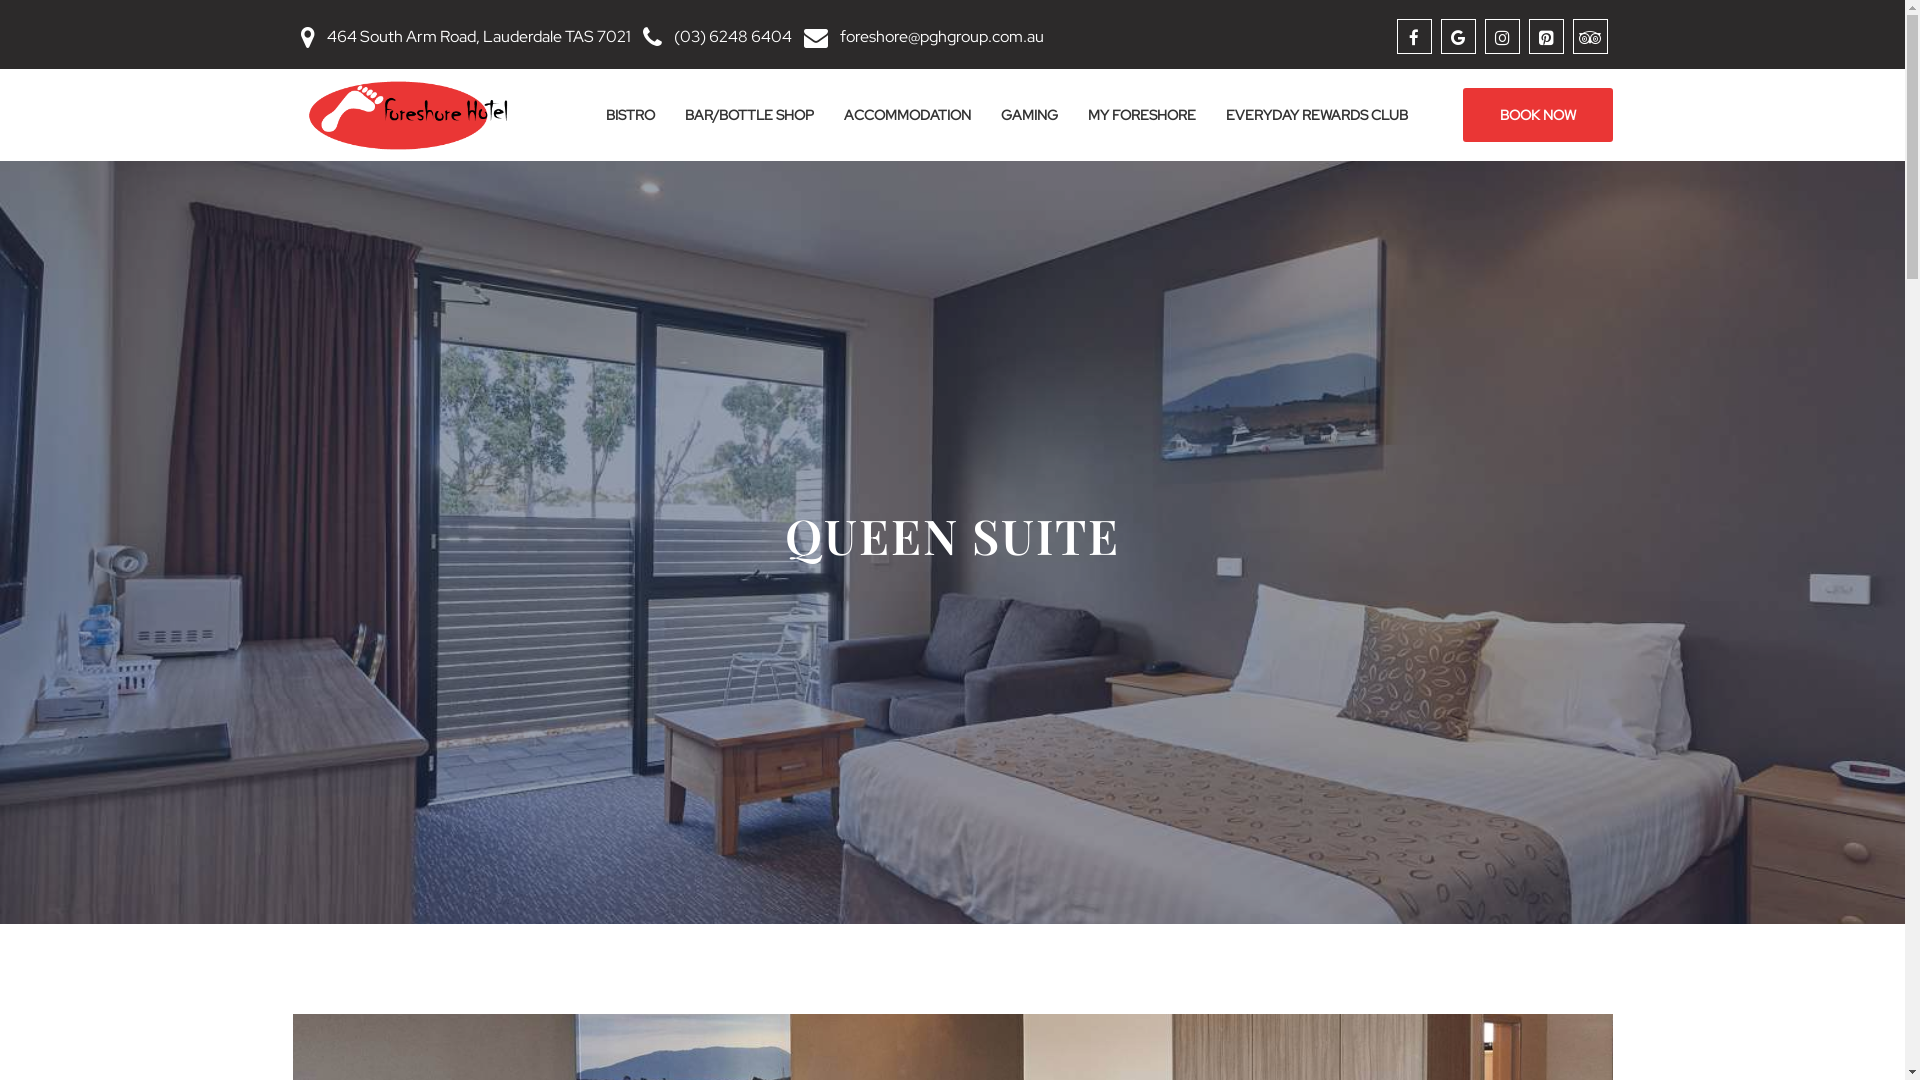  Describe the element at coordinates (1029, 115) in the screenshot. I see `'GAMING'` at that location.